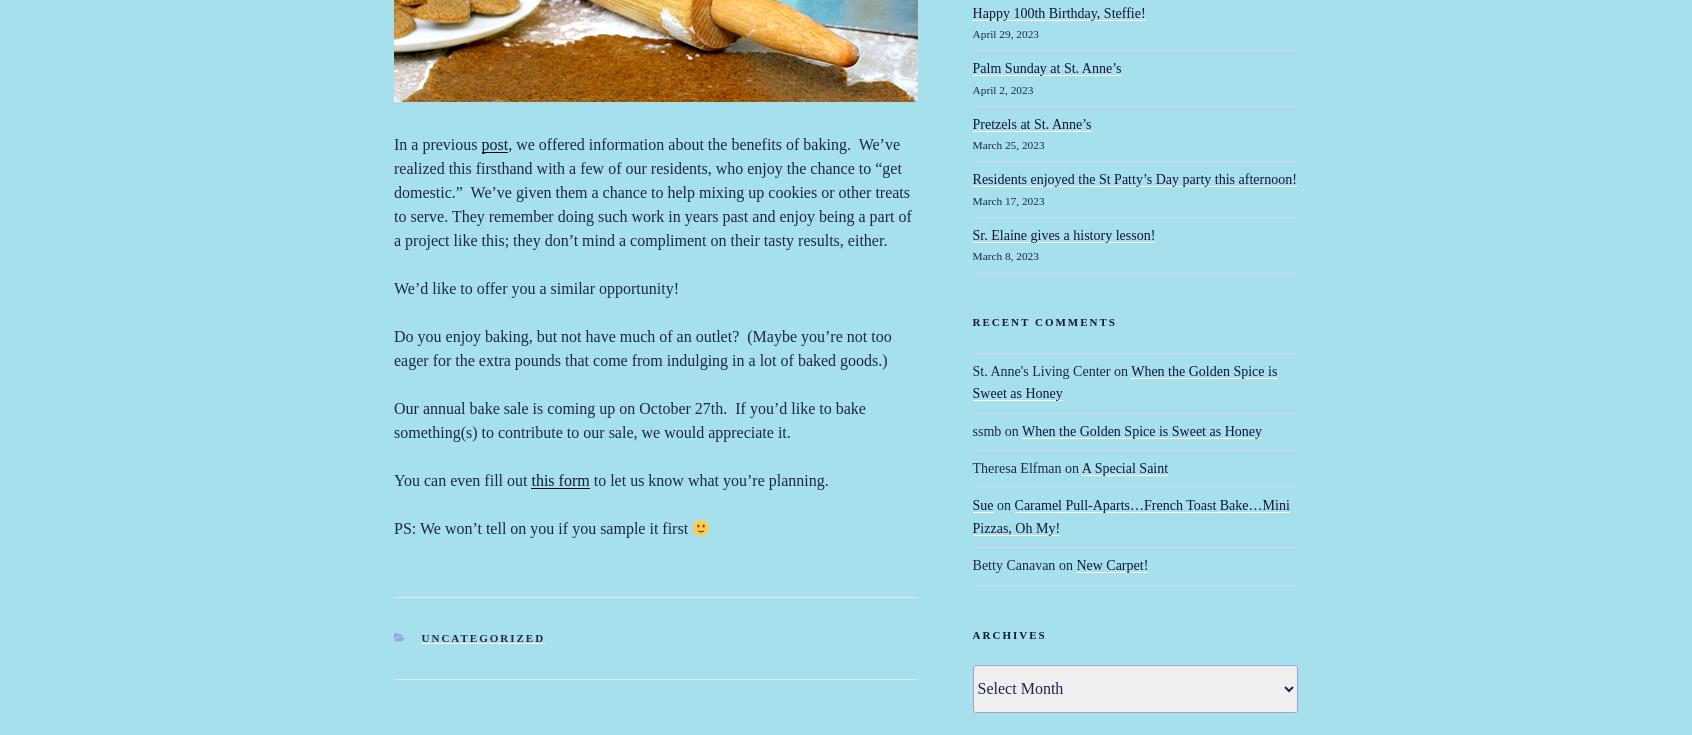  I want to click on 'Do you enjoy baking, but not have much of an outlet?  (Maybe you’re not too eager for the extra pounds that come from indulging in a lot of baked goods.)', so click(642, 347).